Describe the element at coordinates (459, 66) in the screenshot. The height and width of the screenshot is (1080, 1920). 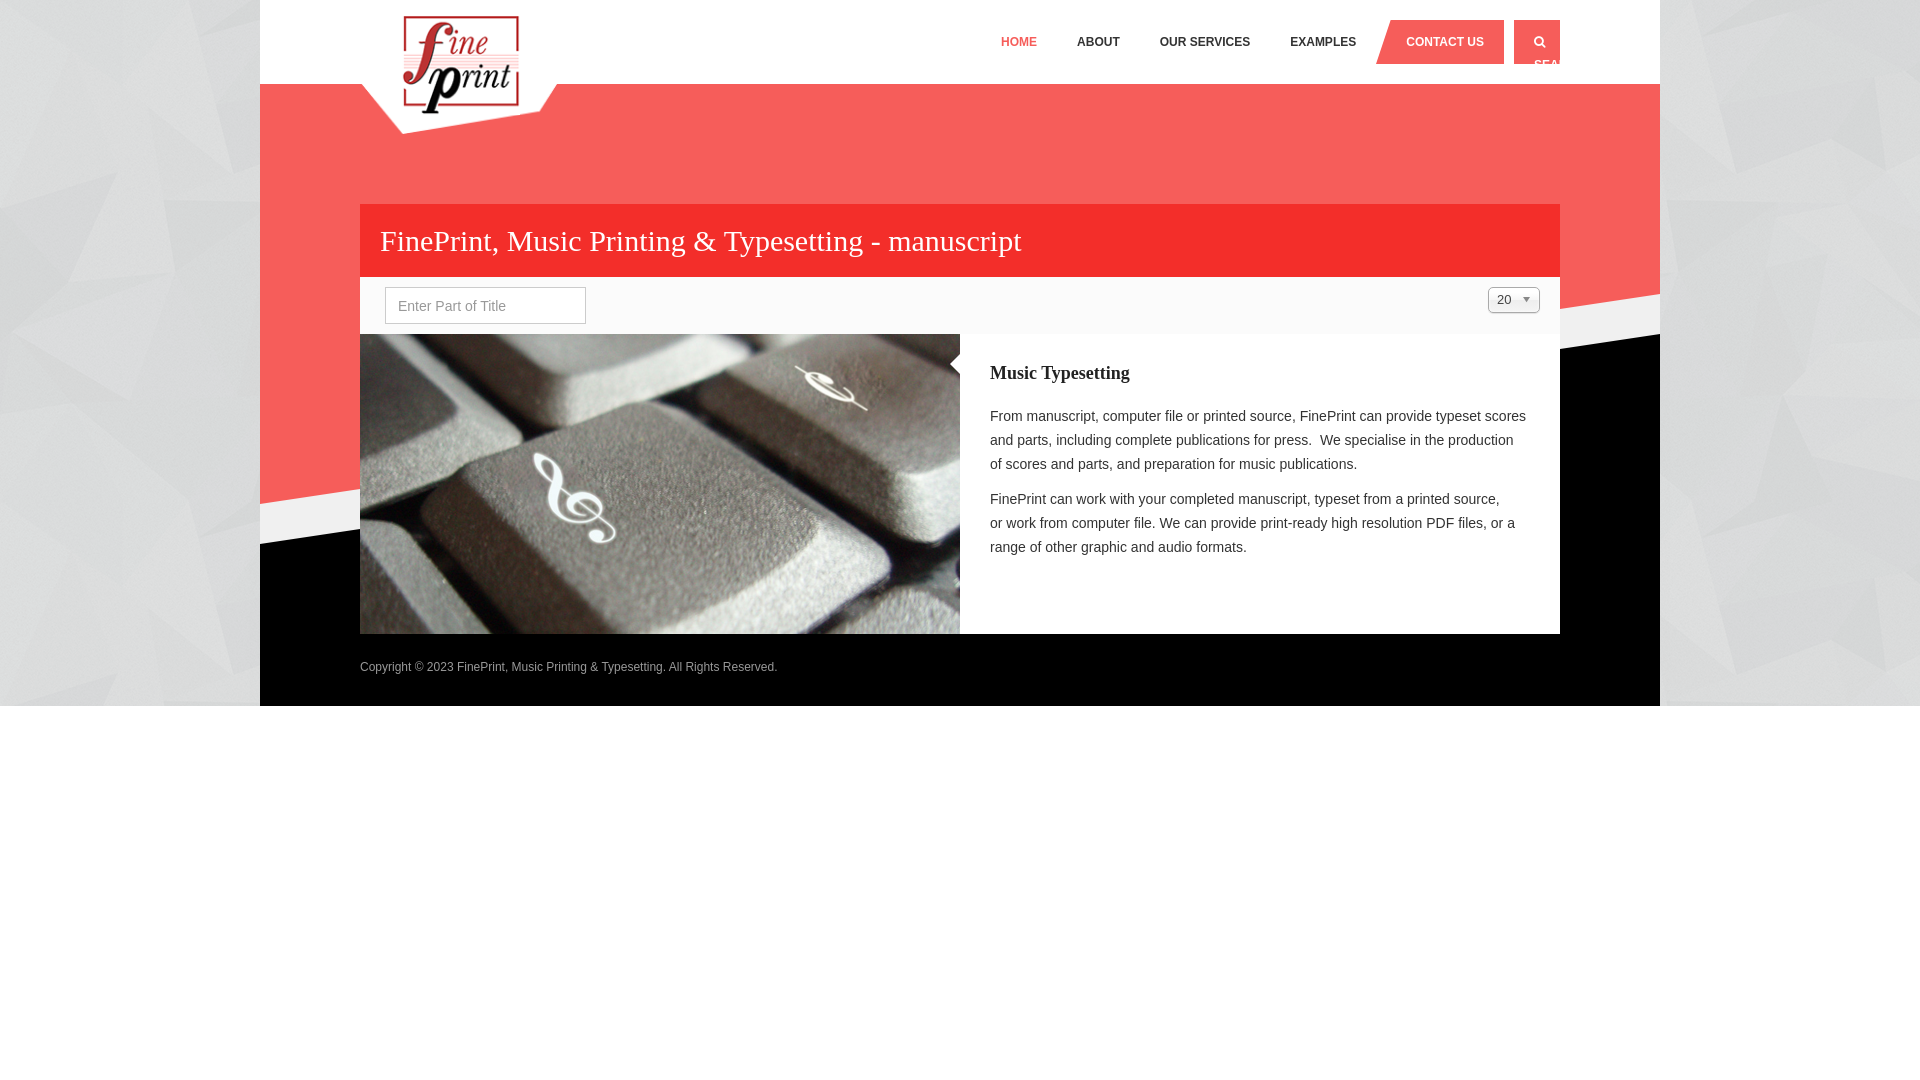
I see `'FinePrint, Music Printing & Typesetting'` at that location.